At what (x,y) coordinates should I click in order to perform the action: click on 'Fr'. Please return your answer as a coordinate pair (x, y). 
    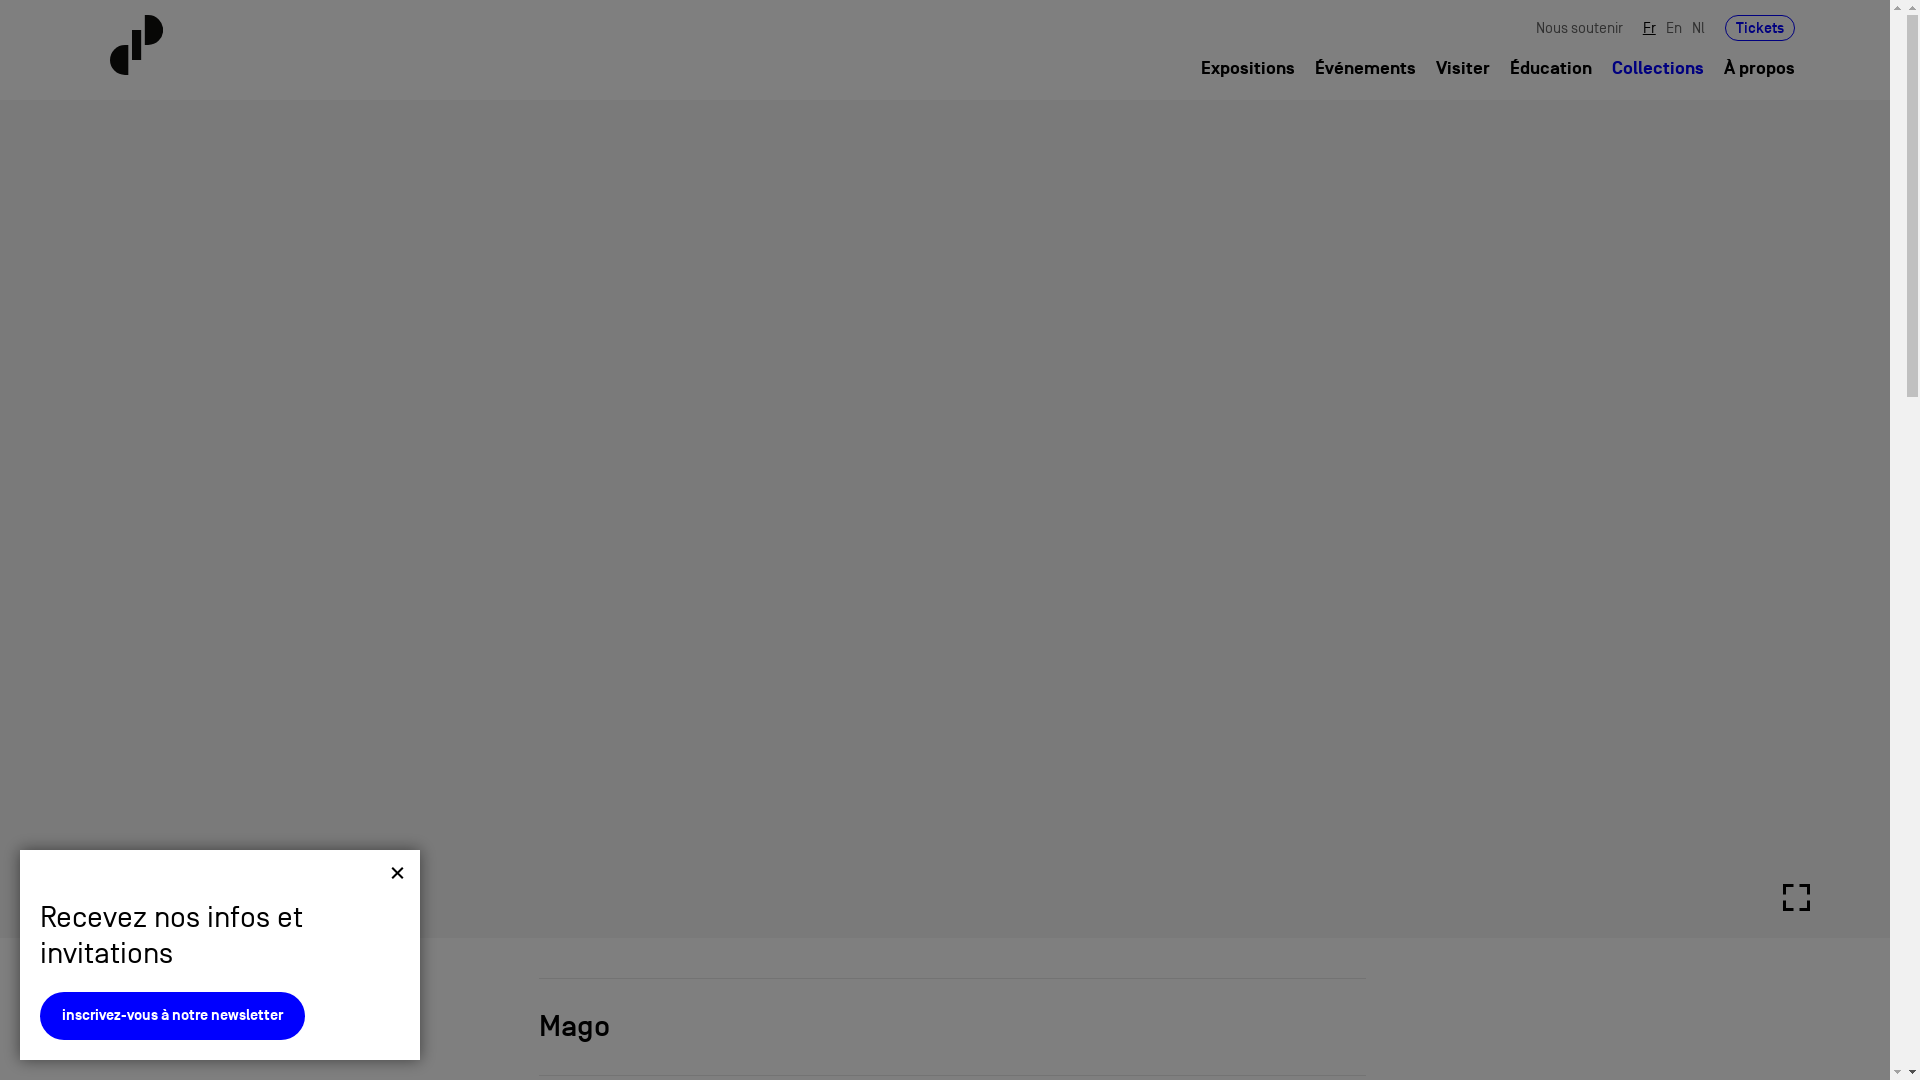
    Looking at the image, I should click on (1649, 27).